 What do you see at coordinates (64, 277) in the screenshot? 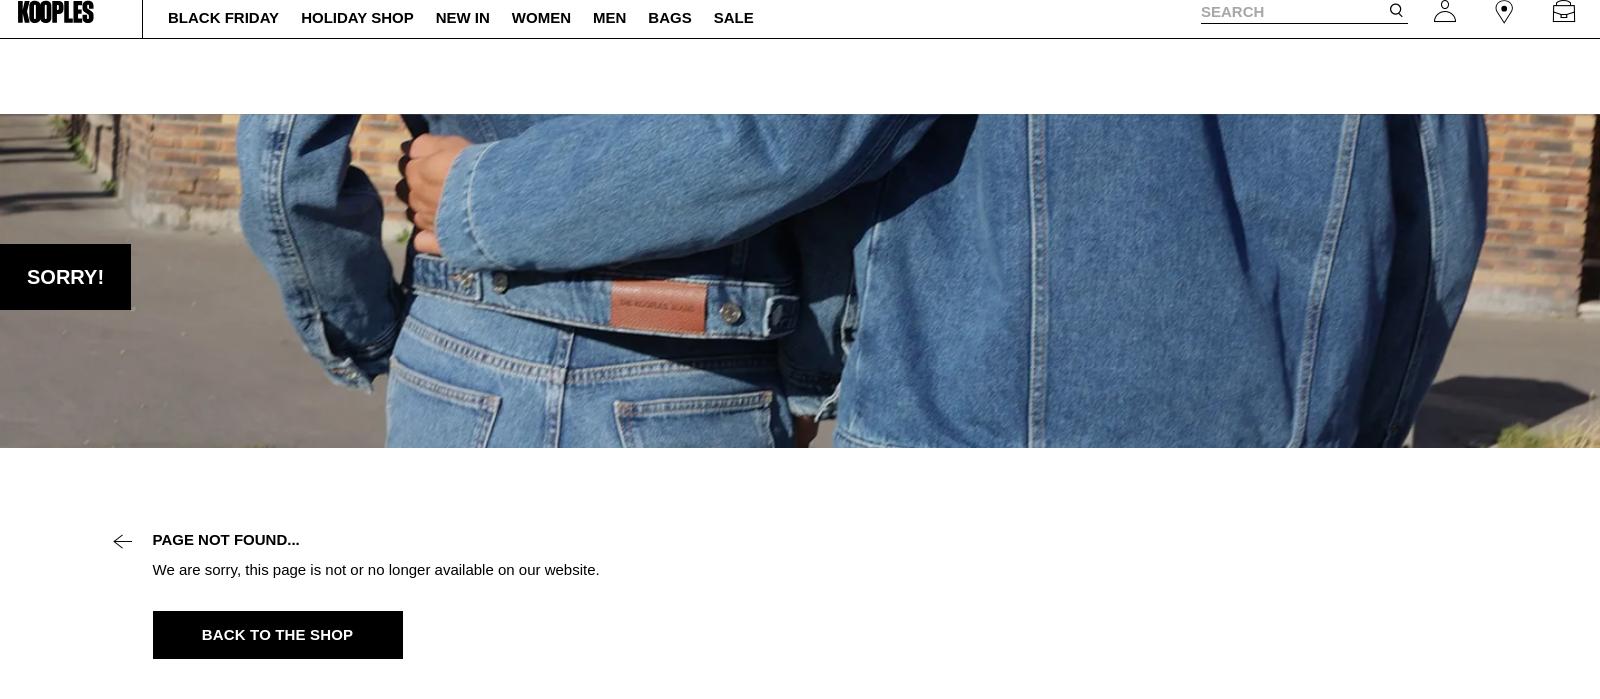
I see `'Sorry!'` at bounding box center [64, 277].